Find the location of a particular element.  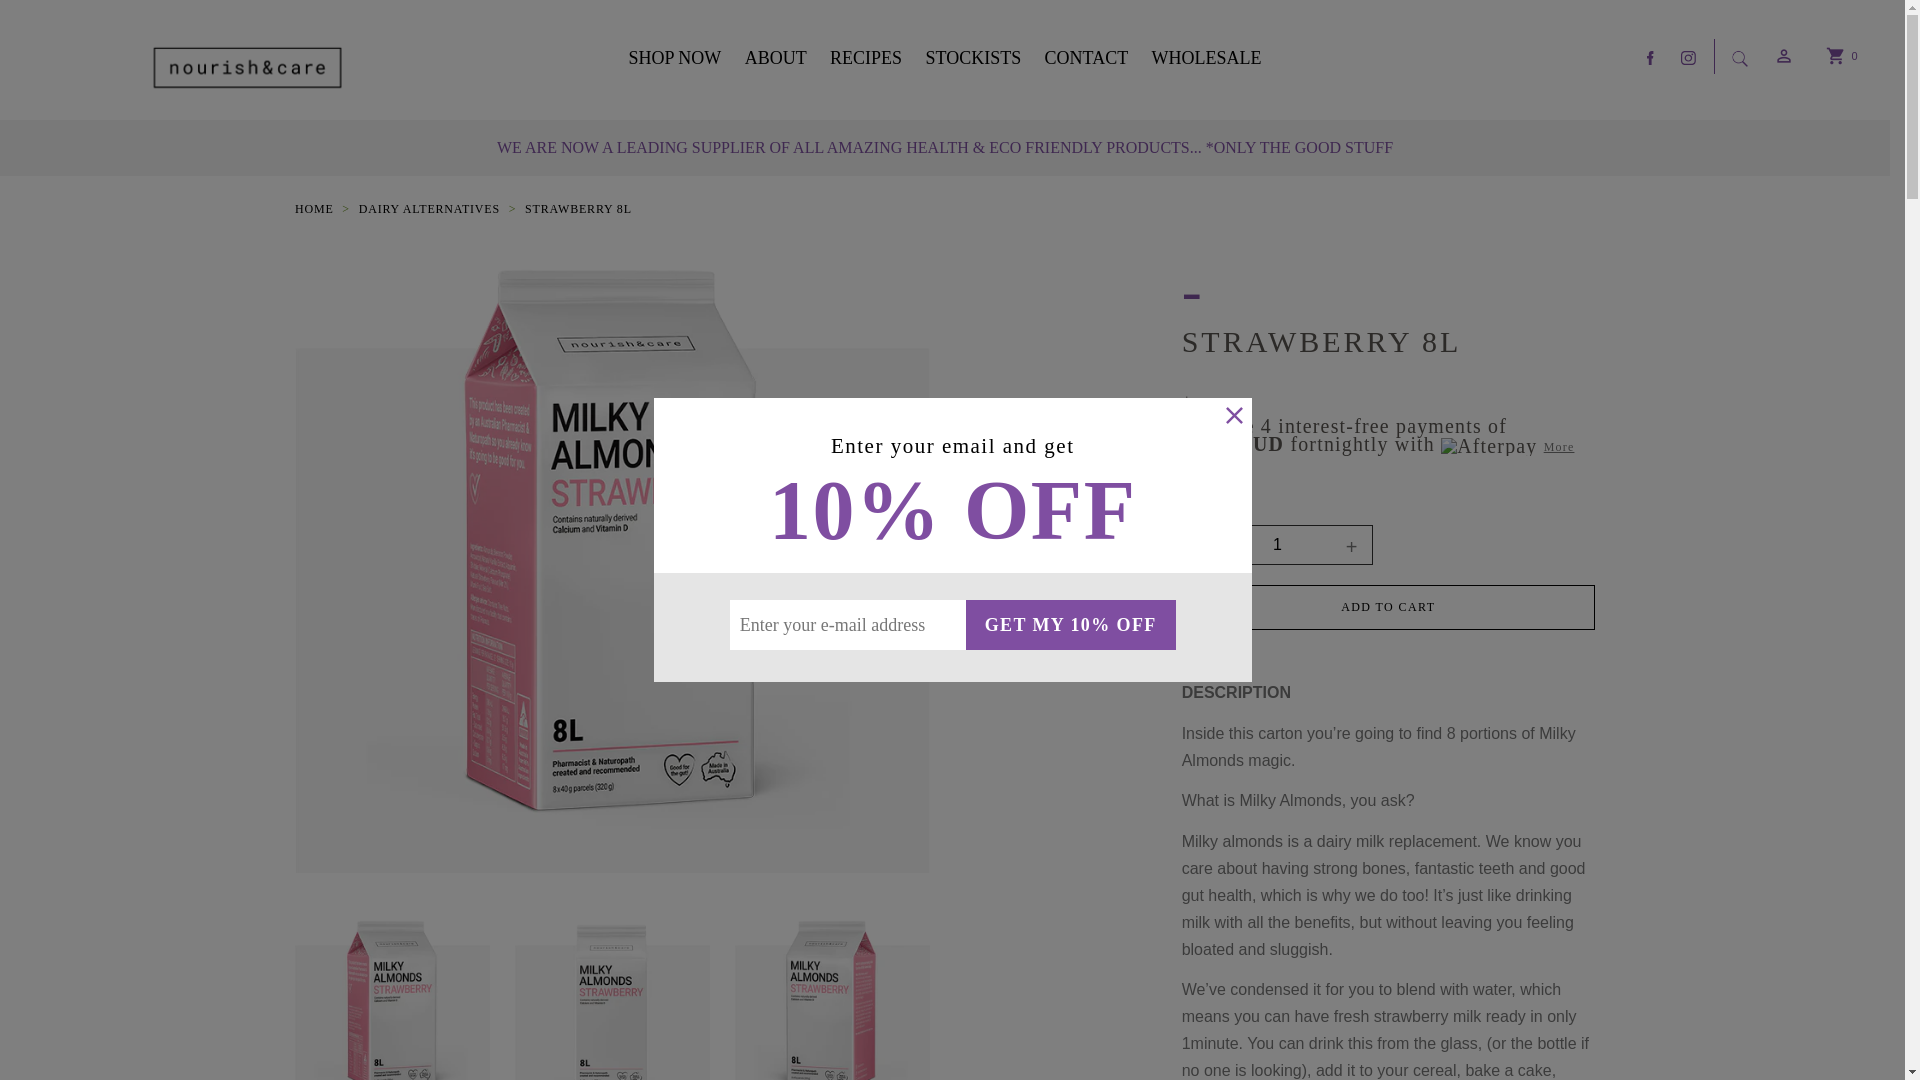

'WHOLESALE' is located at coordinates (1201, 57).